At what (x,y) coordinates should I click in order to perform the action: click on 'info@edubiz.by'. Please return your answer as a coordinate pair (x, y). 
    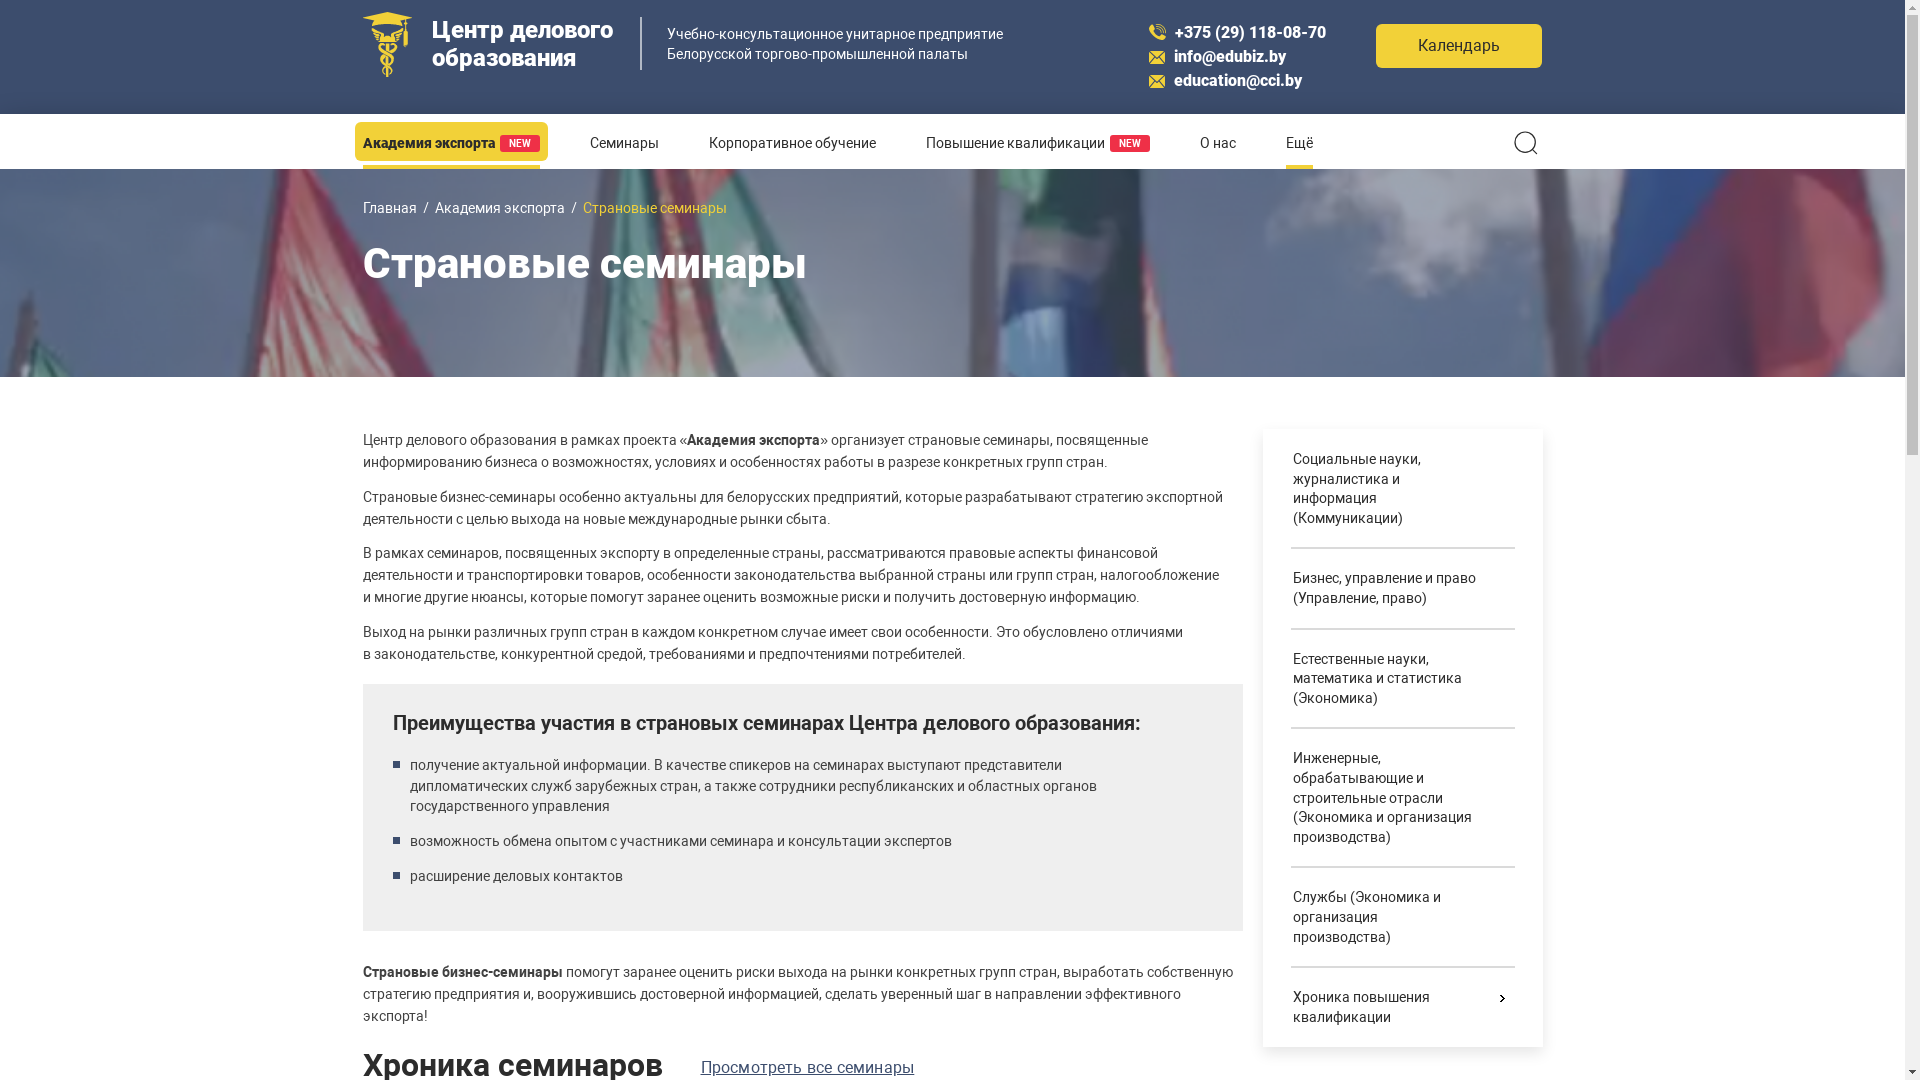
    Looking at the image, I should click on (1216, 55).